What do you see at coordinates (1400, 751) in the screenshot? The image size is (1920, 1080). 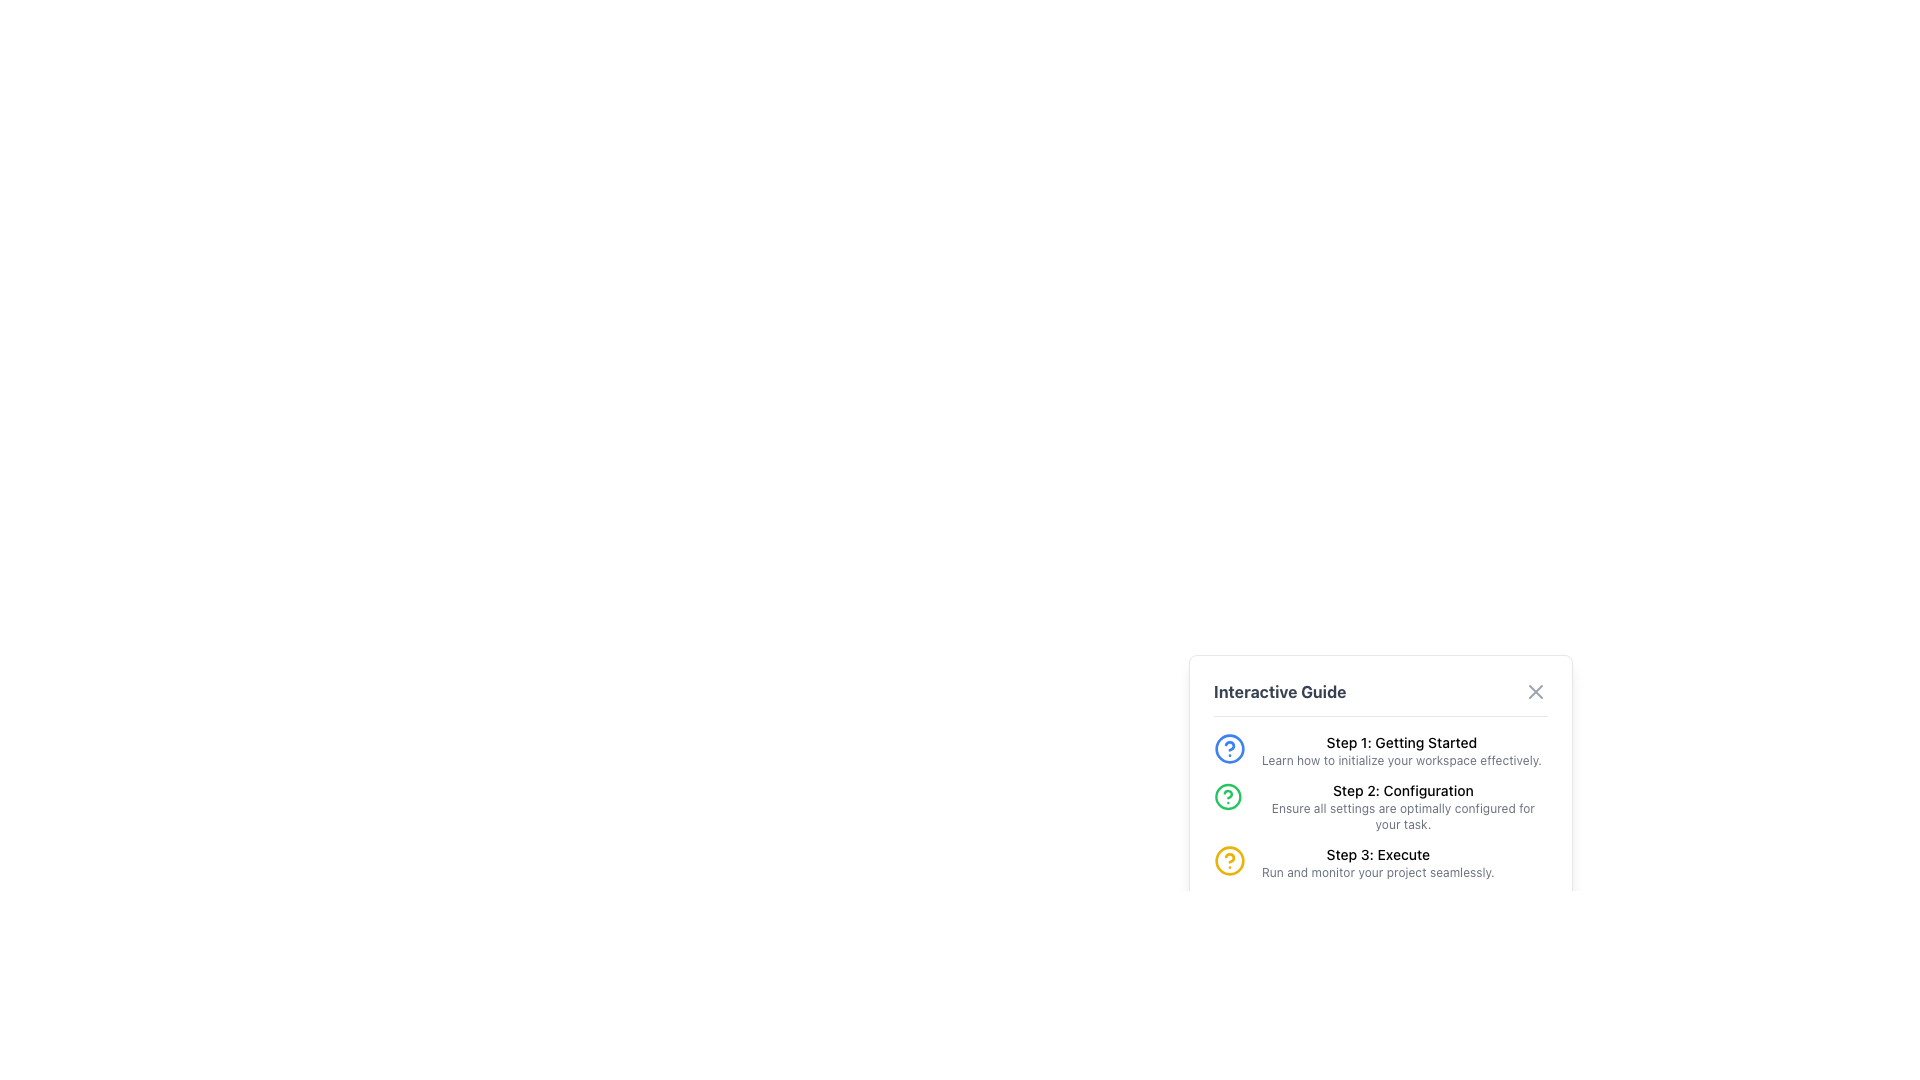 I see `instructional content provided in the text block located in the interactive guide panel, which is second from the top and vertically centered above the 'Step 2: Configuration' section` at bounding box center [1400, 751].